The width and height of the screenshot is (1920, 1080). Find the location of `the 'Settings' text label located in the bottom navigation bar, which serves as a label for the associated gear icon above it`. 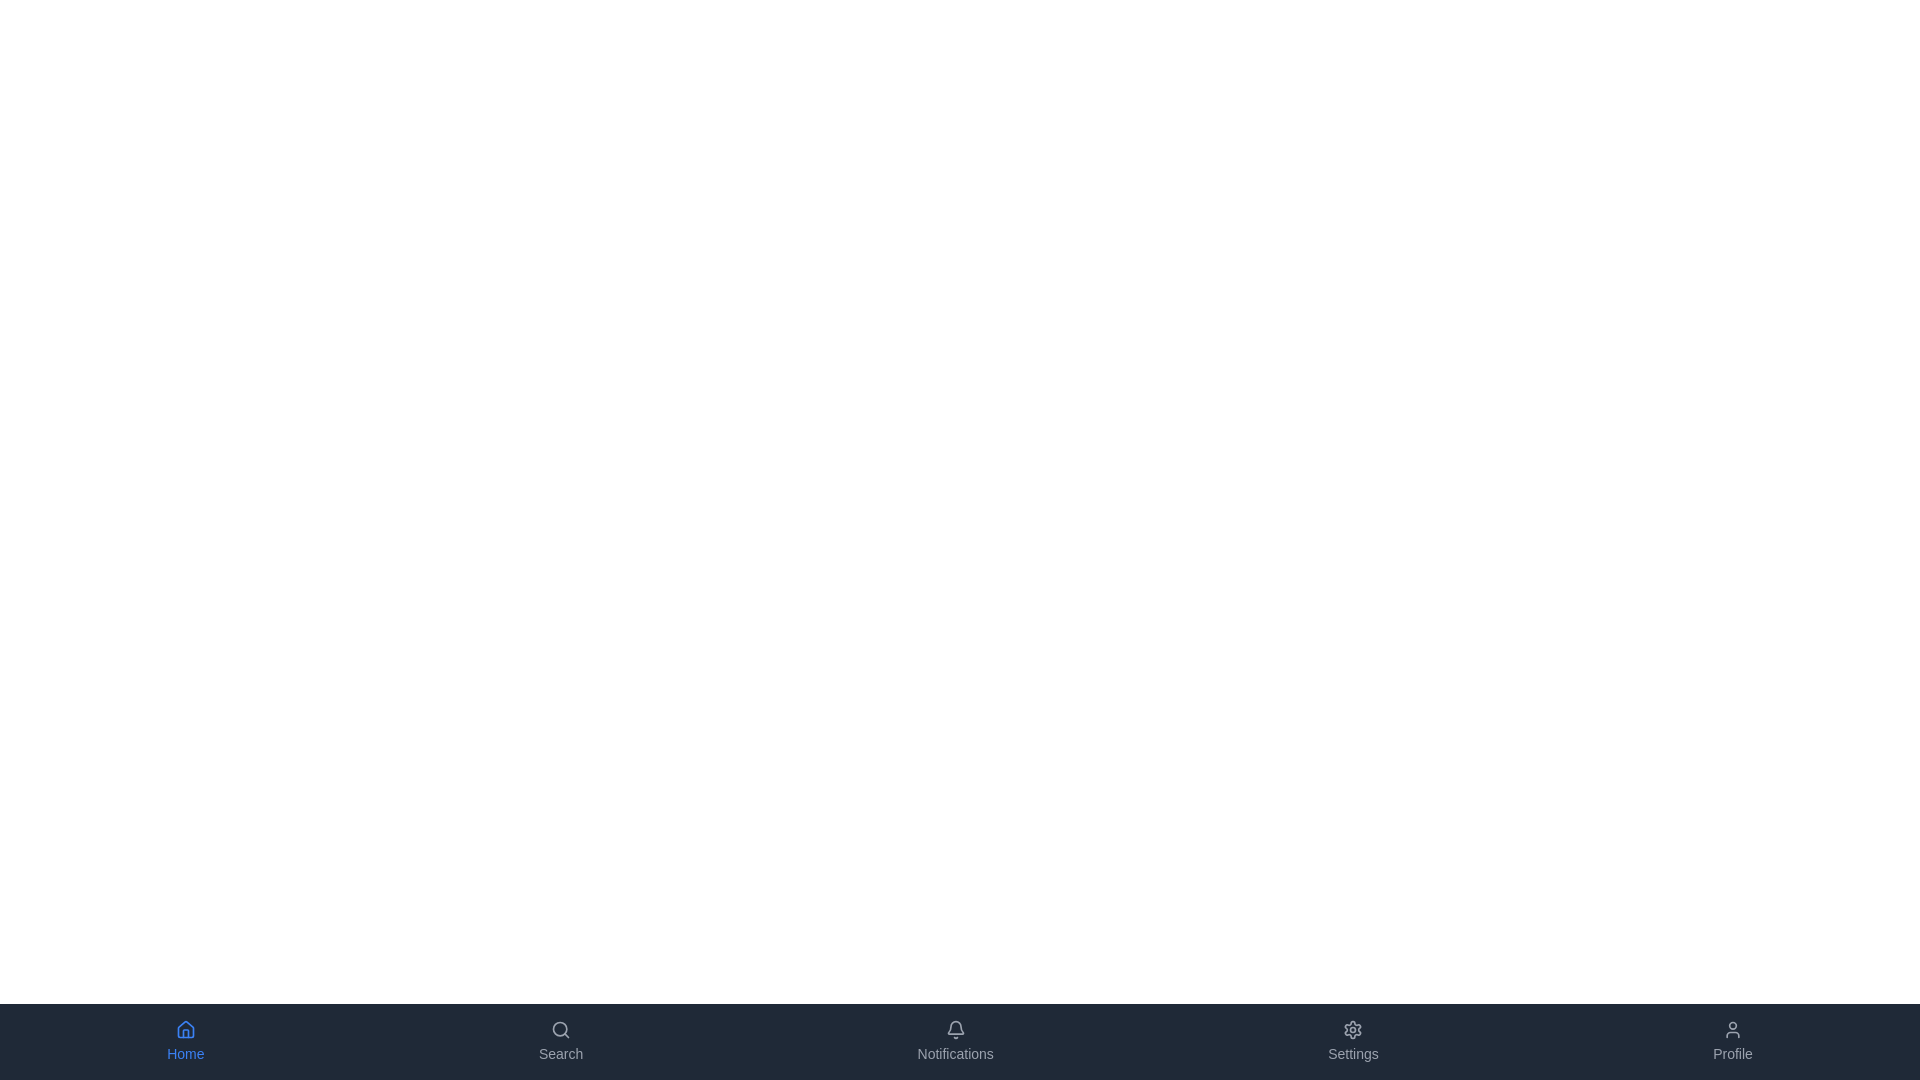

the 'Settings' text label located in the bottom navigation bar, which serves as a label for the associated gear icon above it is located at coordinates (1353, 1052).